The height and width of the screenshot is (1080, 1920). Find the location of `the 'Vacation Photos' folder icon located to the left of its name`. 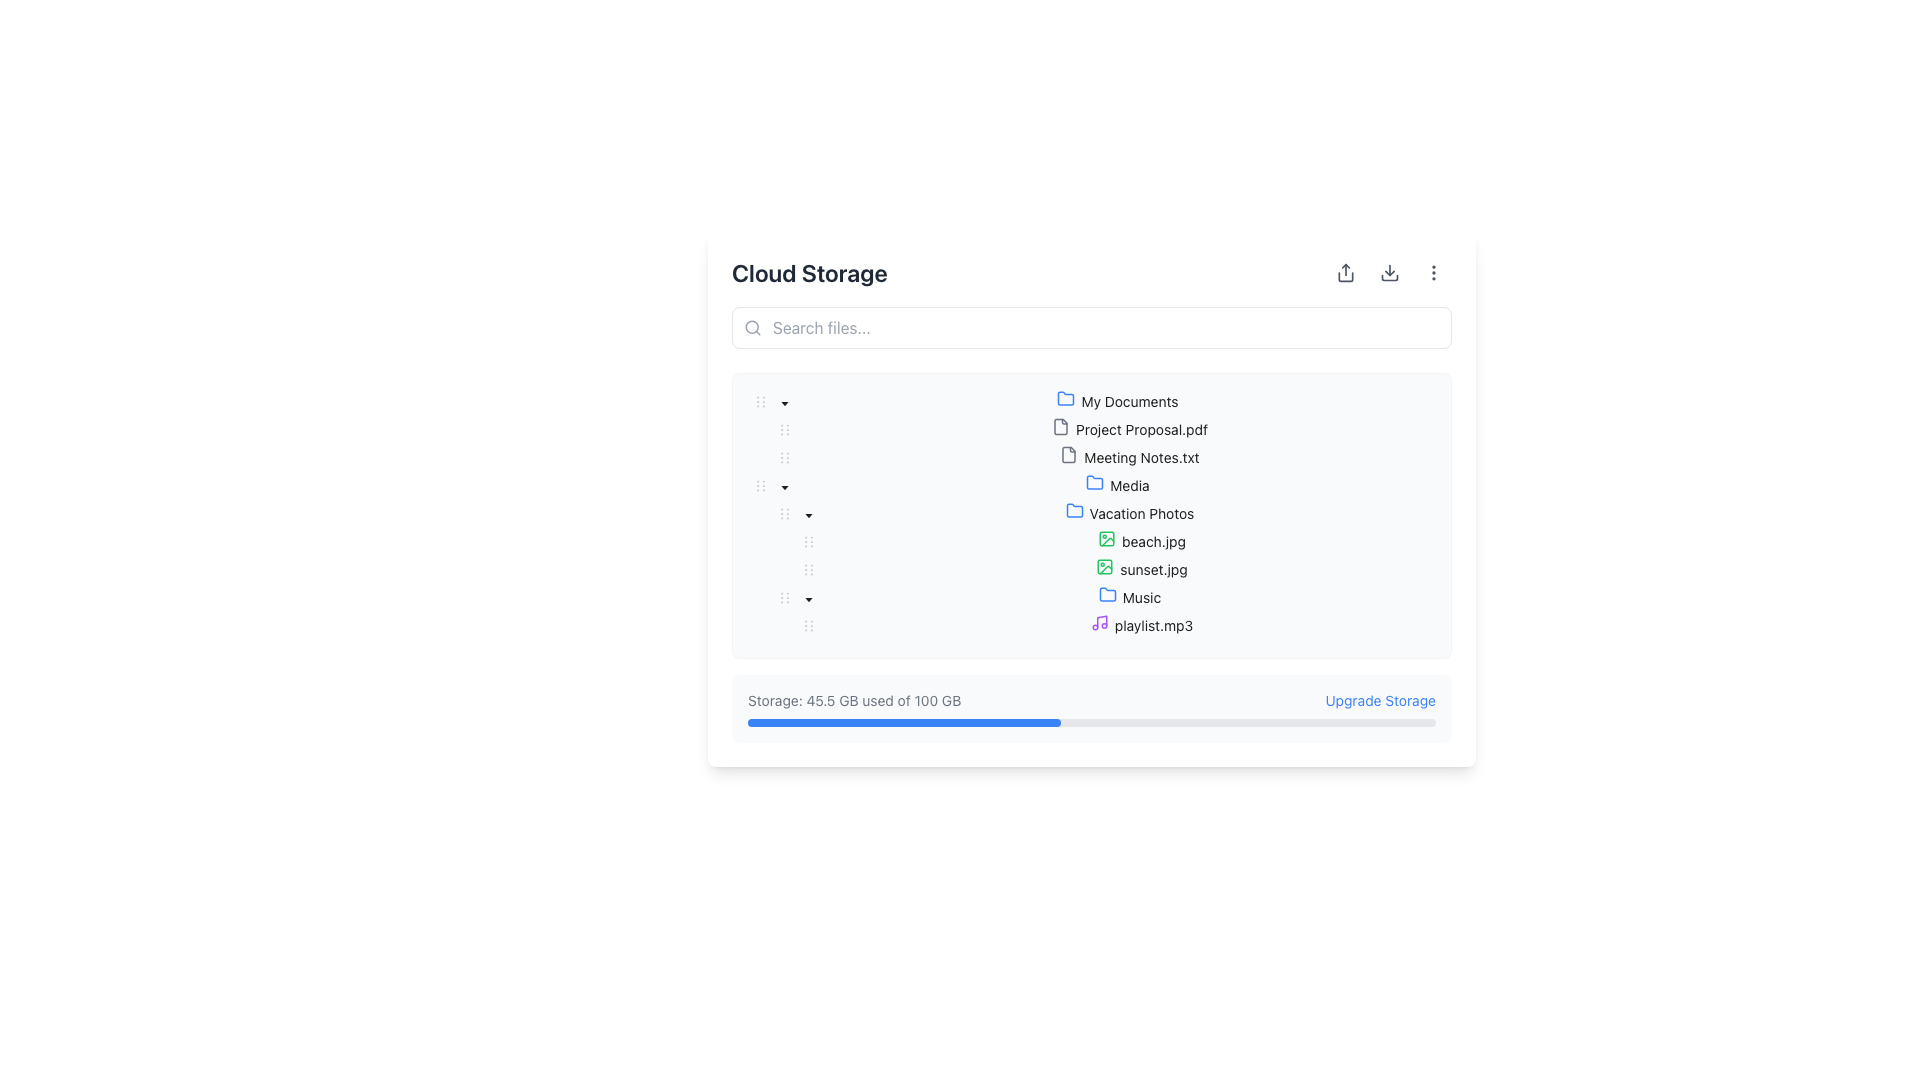

the 'Vacation Photos' folder icon located to the left of its name is located at coordinates (1075, 512).